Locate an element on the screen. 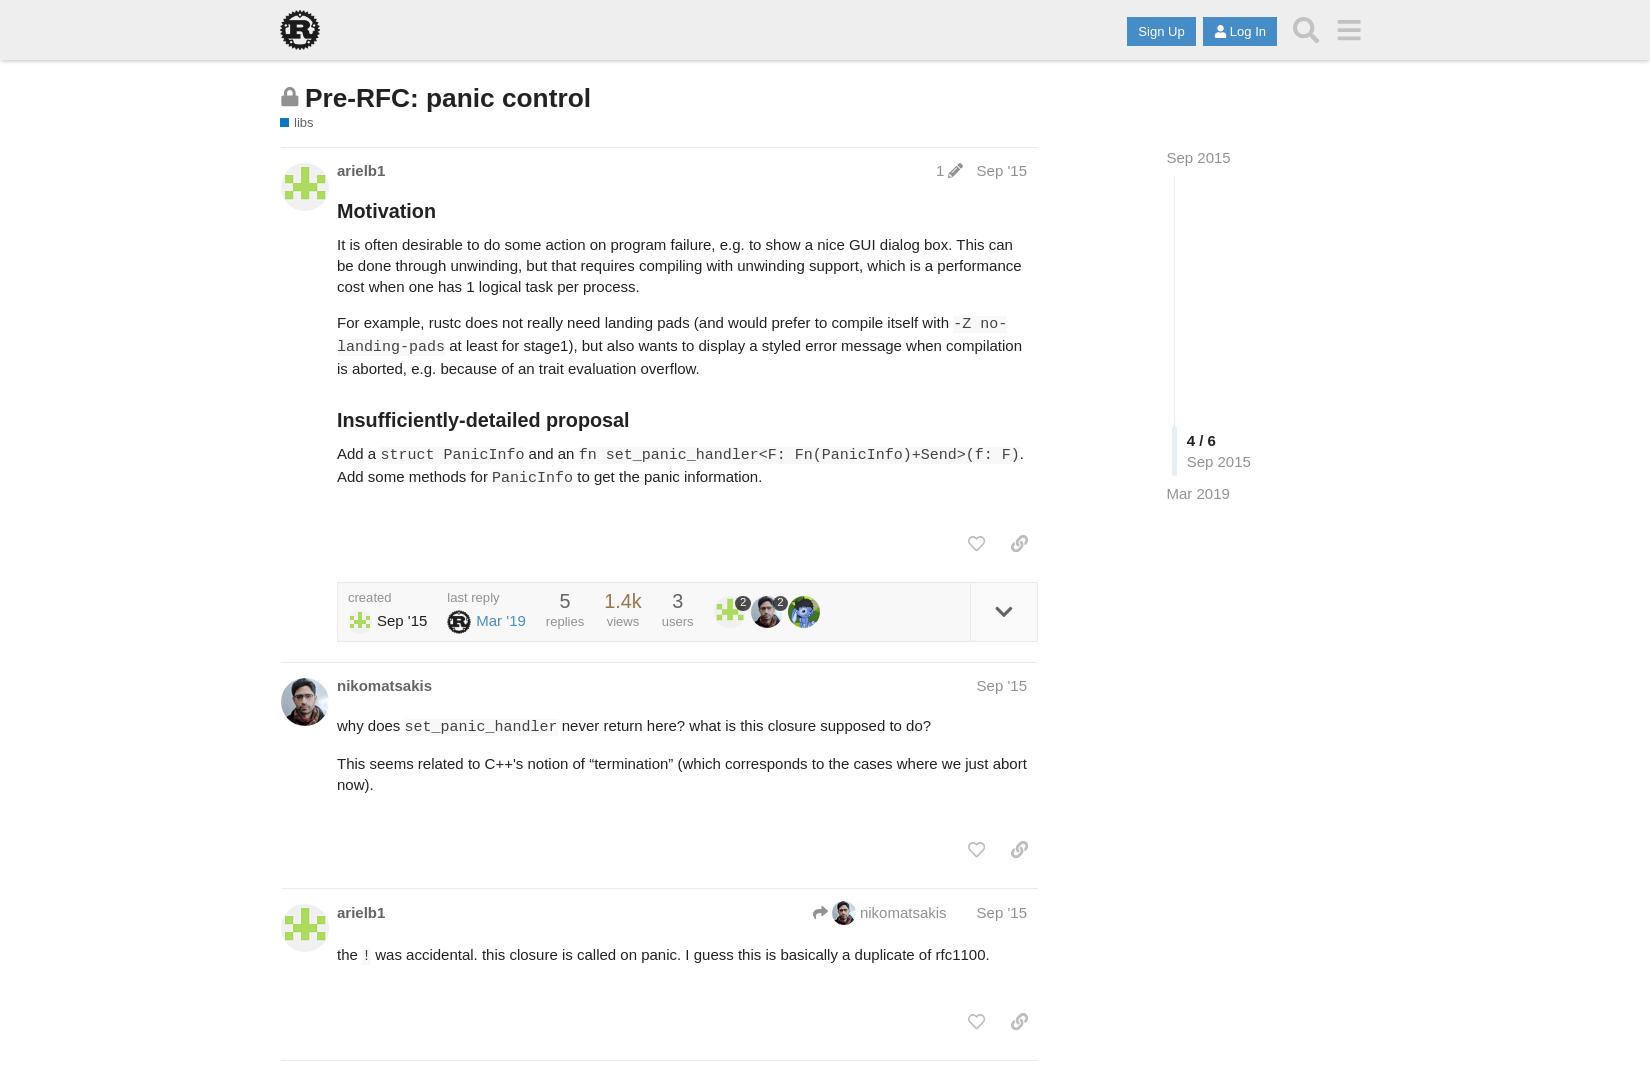 This screenshot has width=1650, height=1073. 'For example, rustc does not really need landing pads (and would prefer to compile itself with' is located at coordinates (643, 321).